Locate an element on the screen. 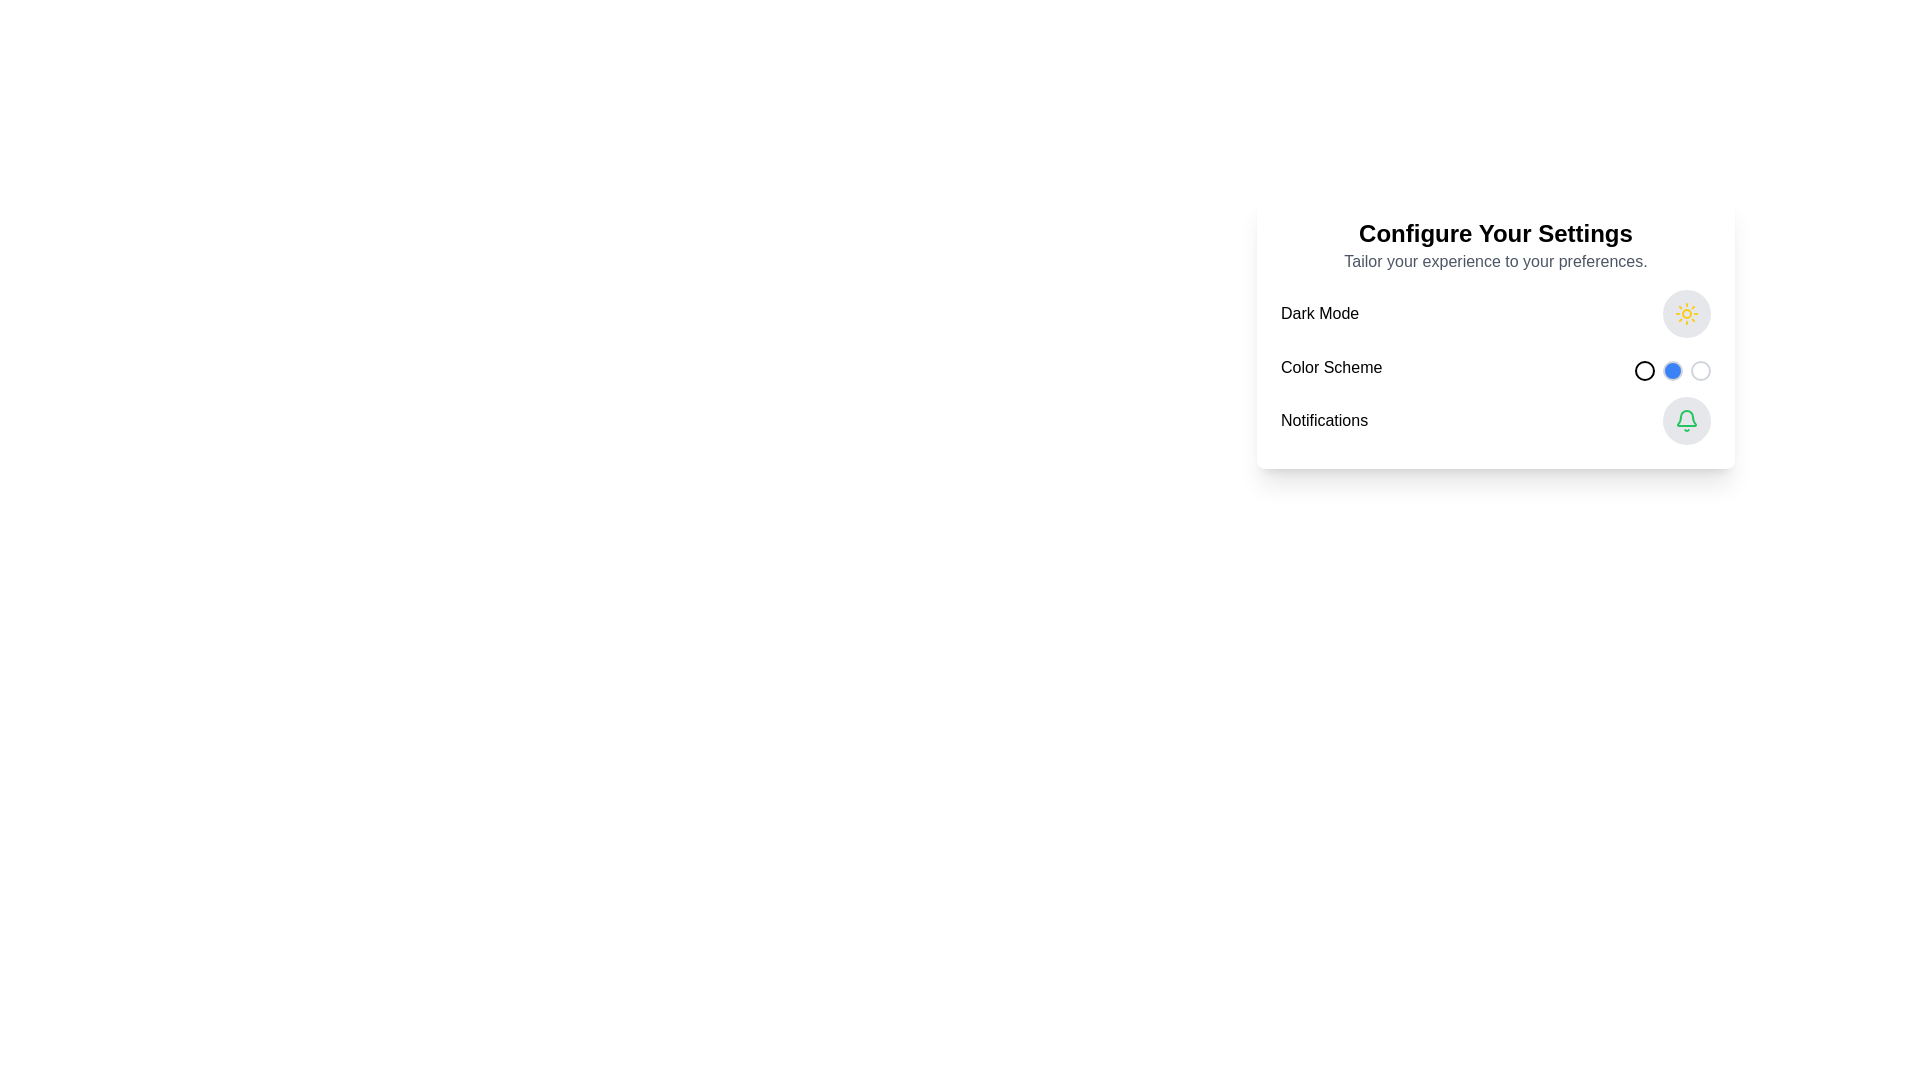 This screenshot has height=1080, width=1920. the text label displaying 'Configure Your Settings', which is a bold and large font header located at the top-center of the configuration dialog box is located at coordinates (1496, 233).